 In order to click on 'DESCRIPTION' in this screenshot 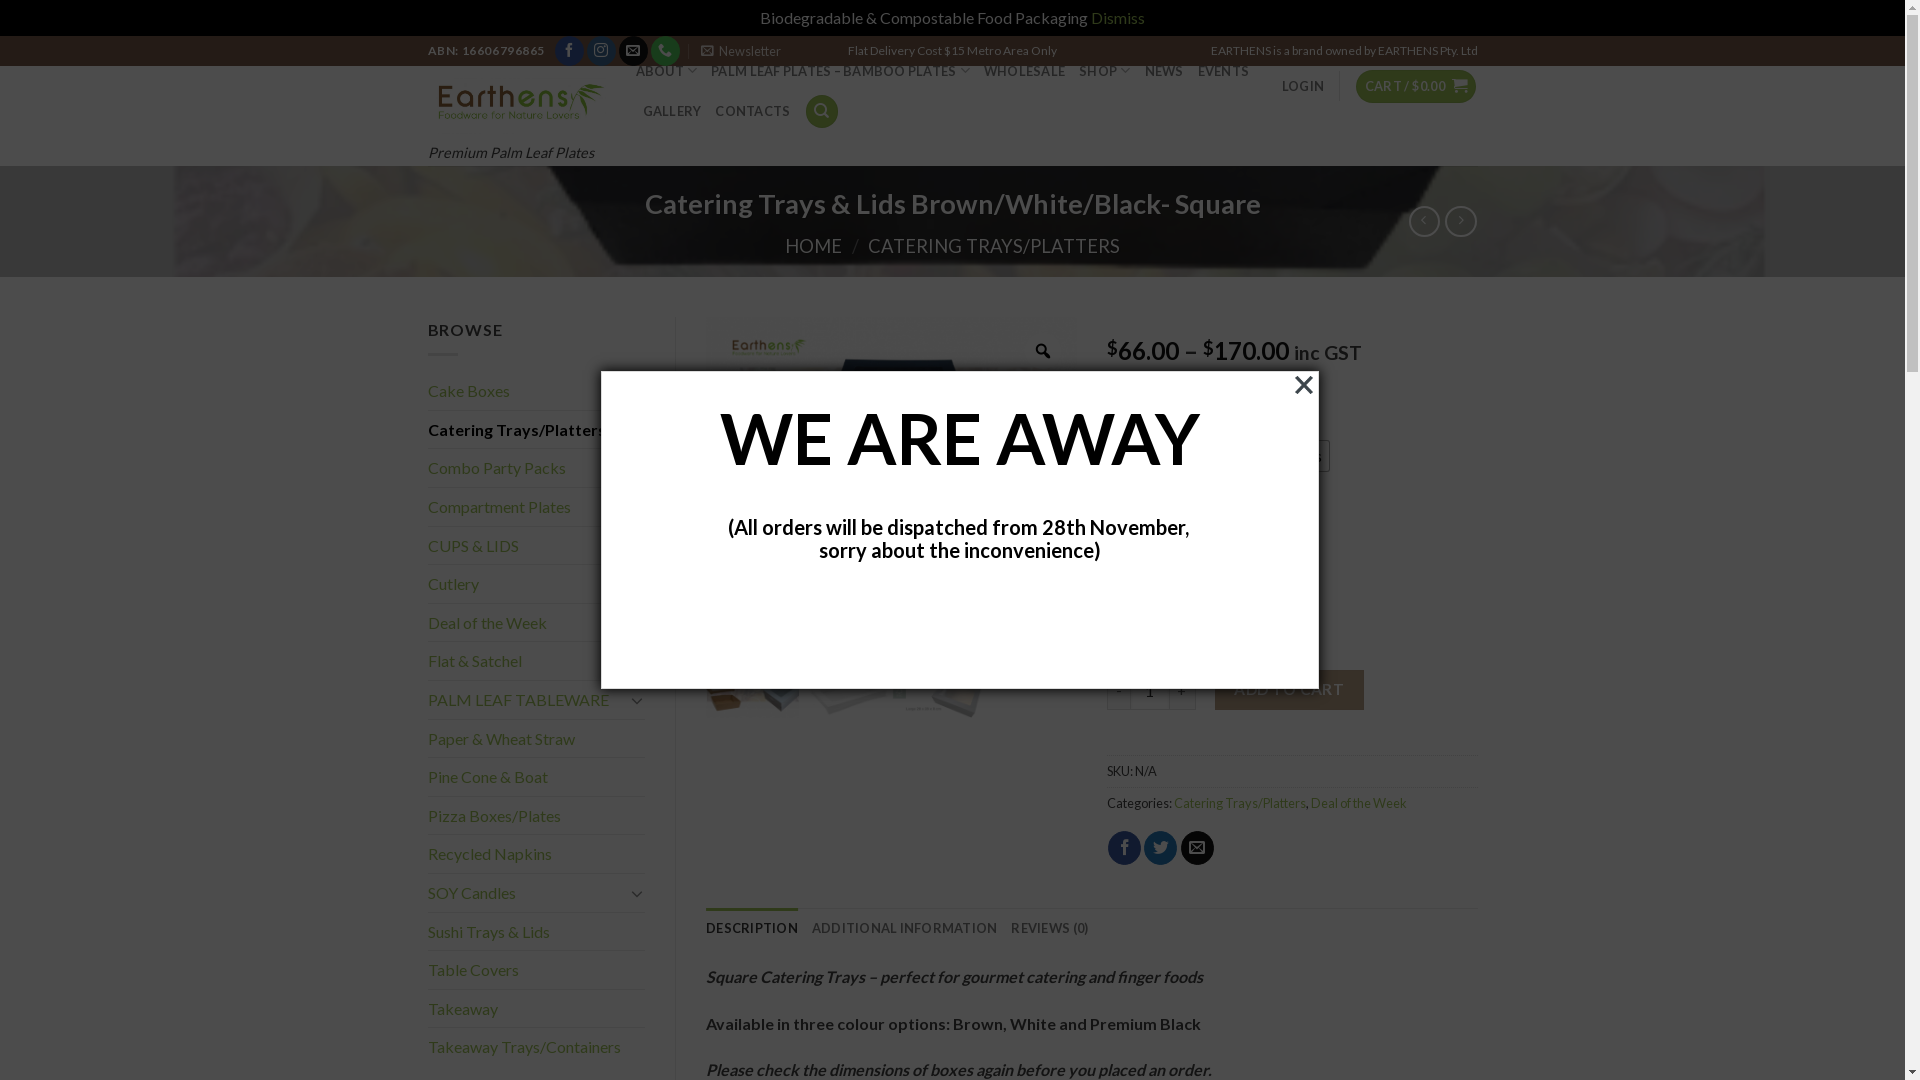, I will do `click(751, 928)`.